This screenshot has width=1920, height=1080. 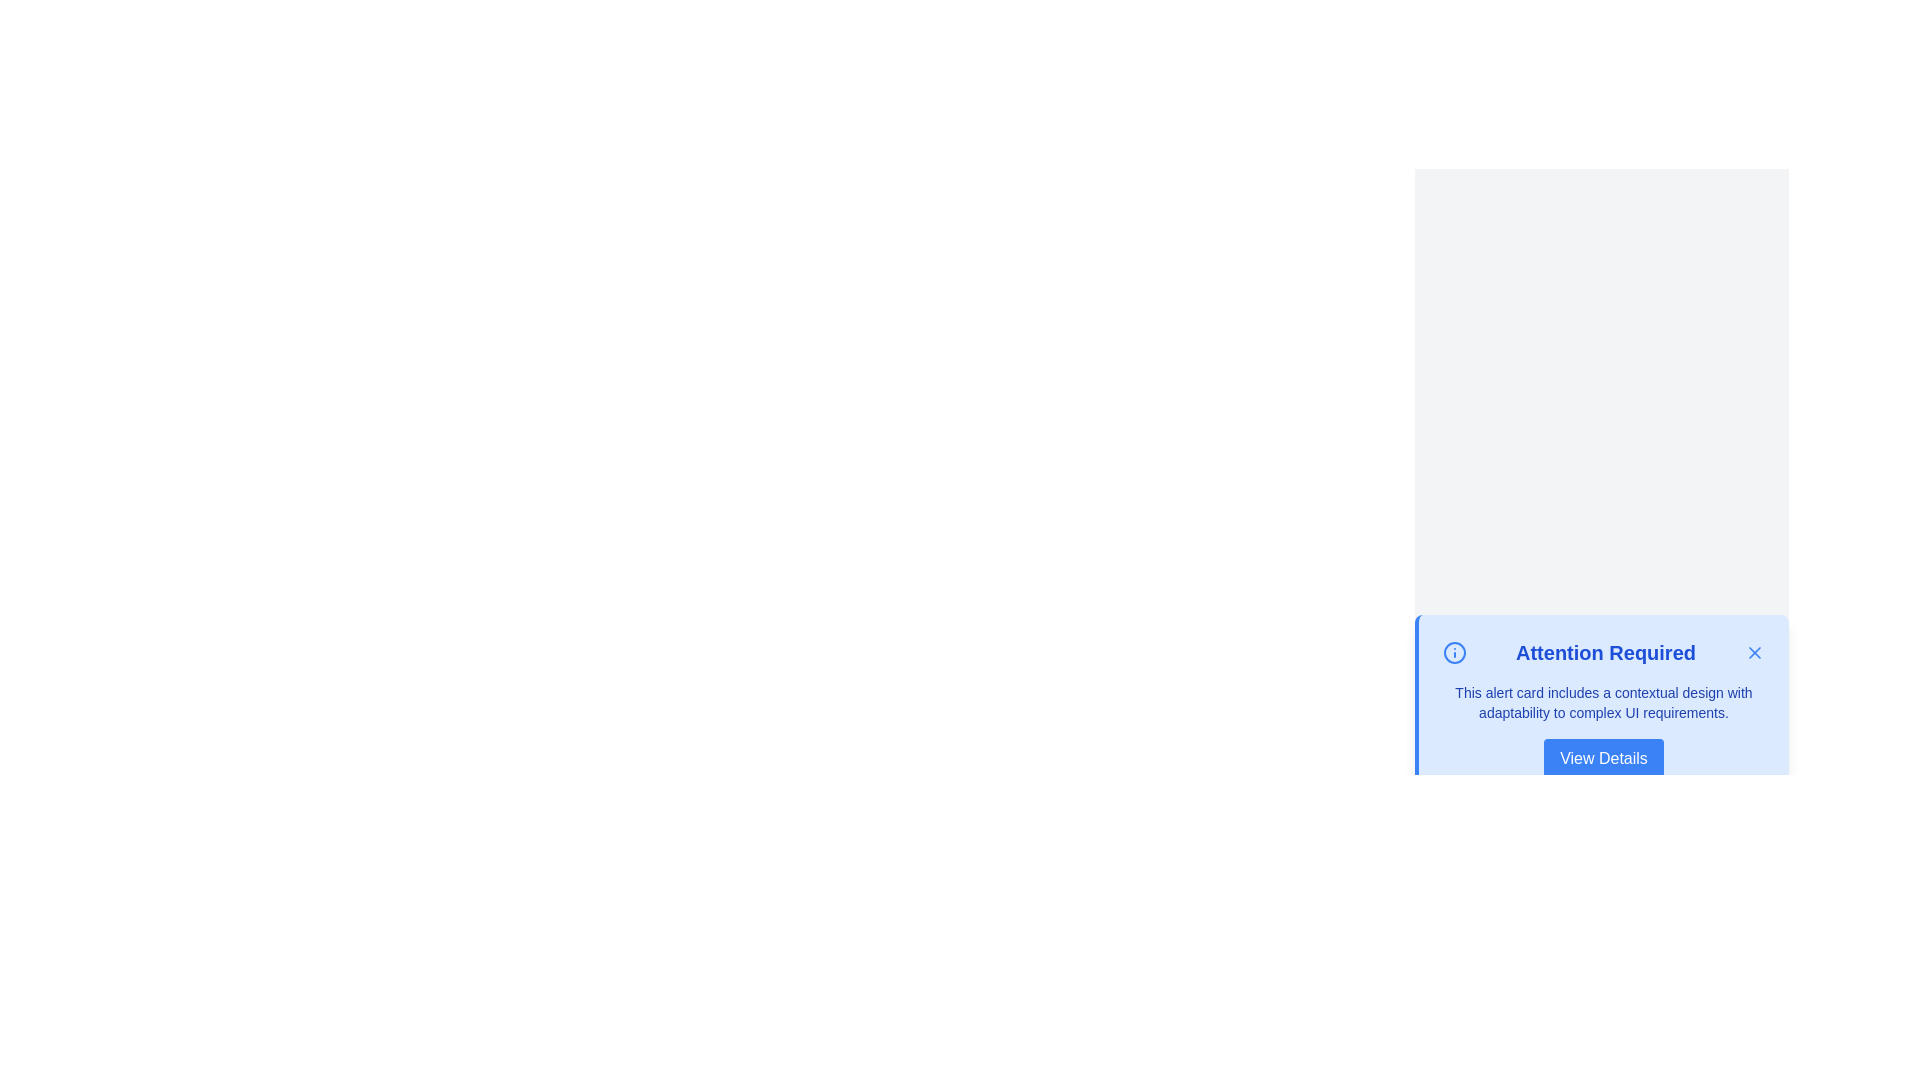 I want to click on the SVG circle element that serves as an alert indicator, positioned at the top left corner of the alert card next to the 'Attention Required' text, so click(x=1454, y=652).